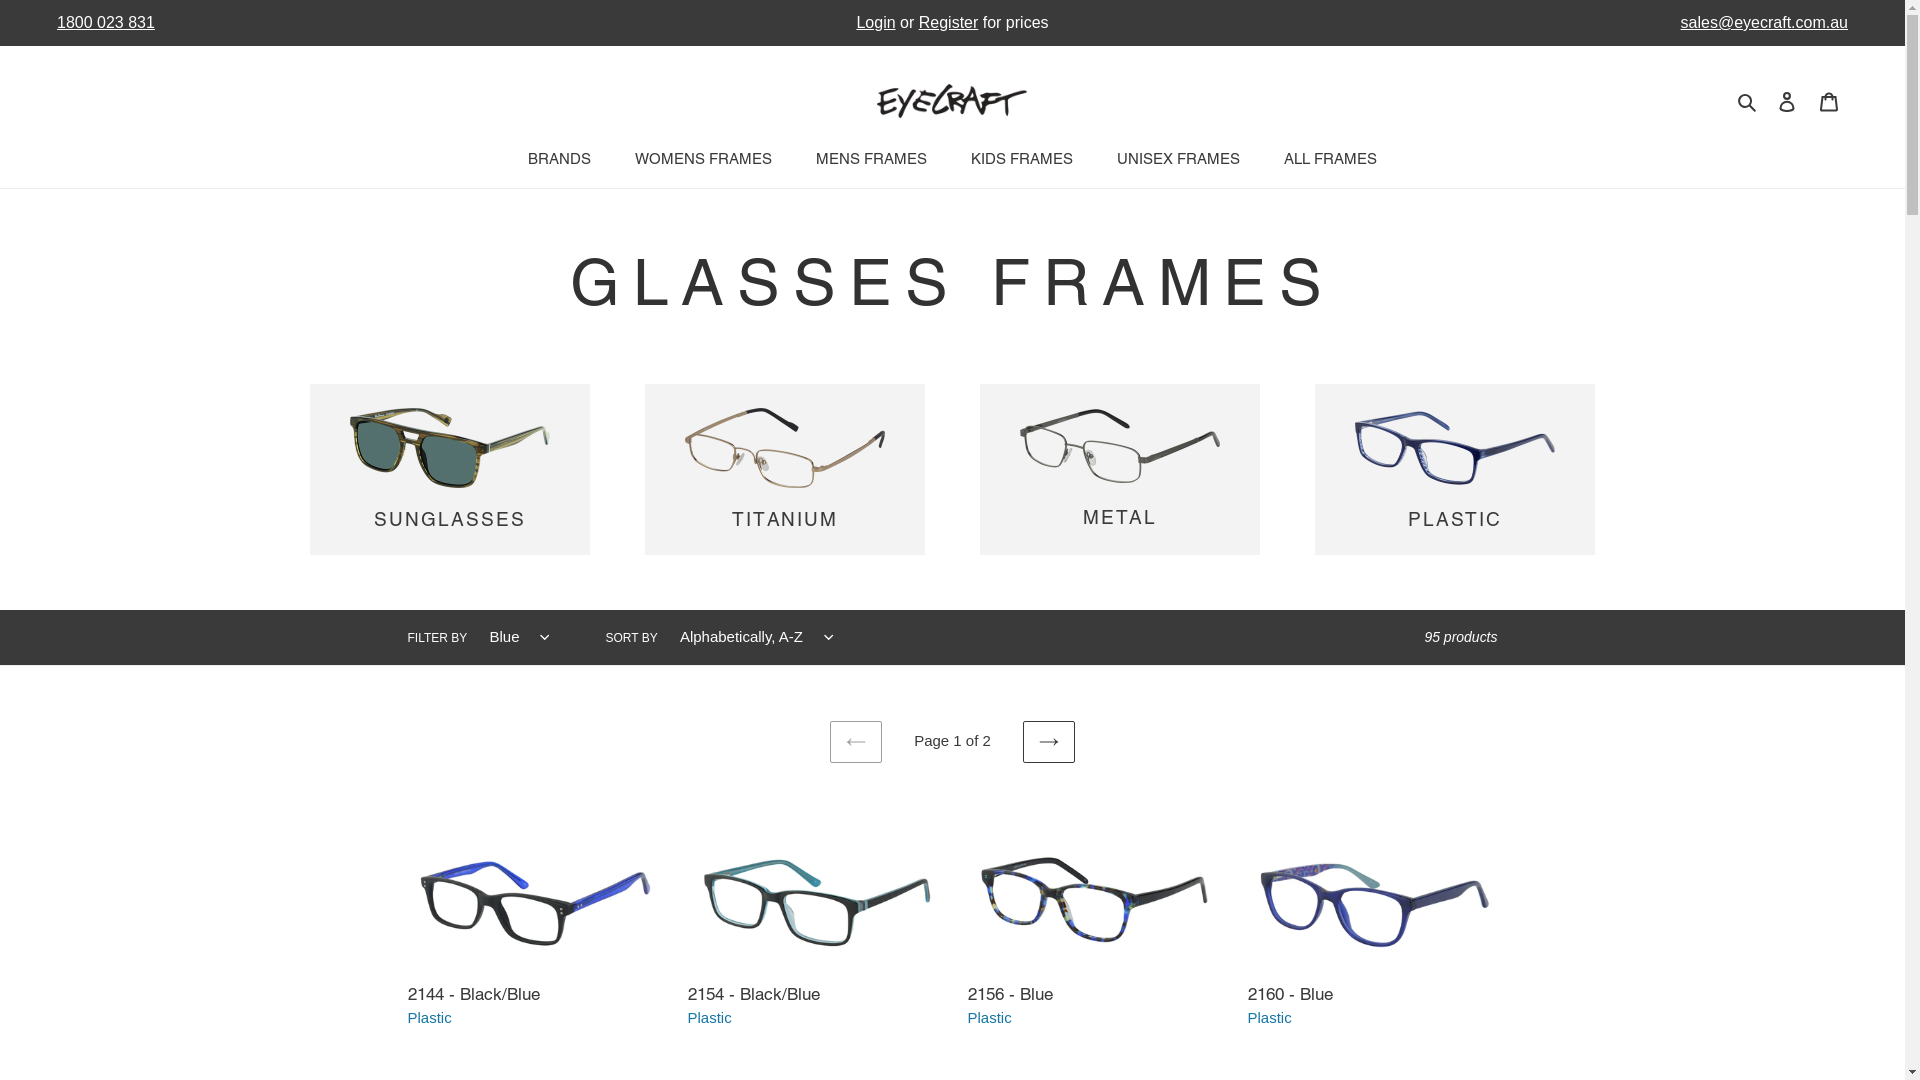  I want to click on 'KIDS FRAMES', so click(949, 160).